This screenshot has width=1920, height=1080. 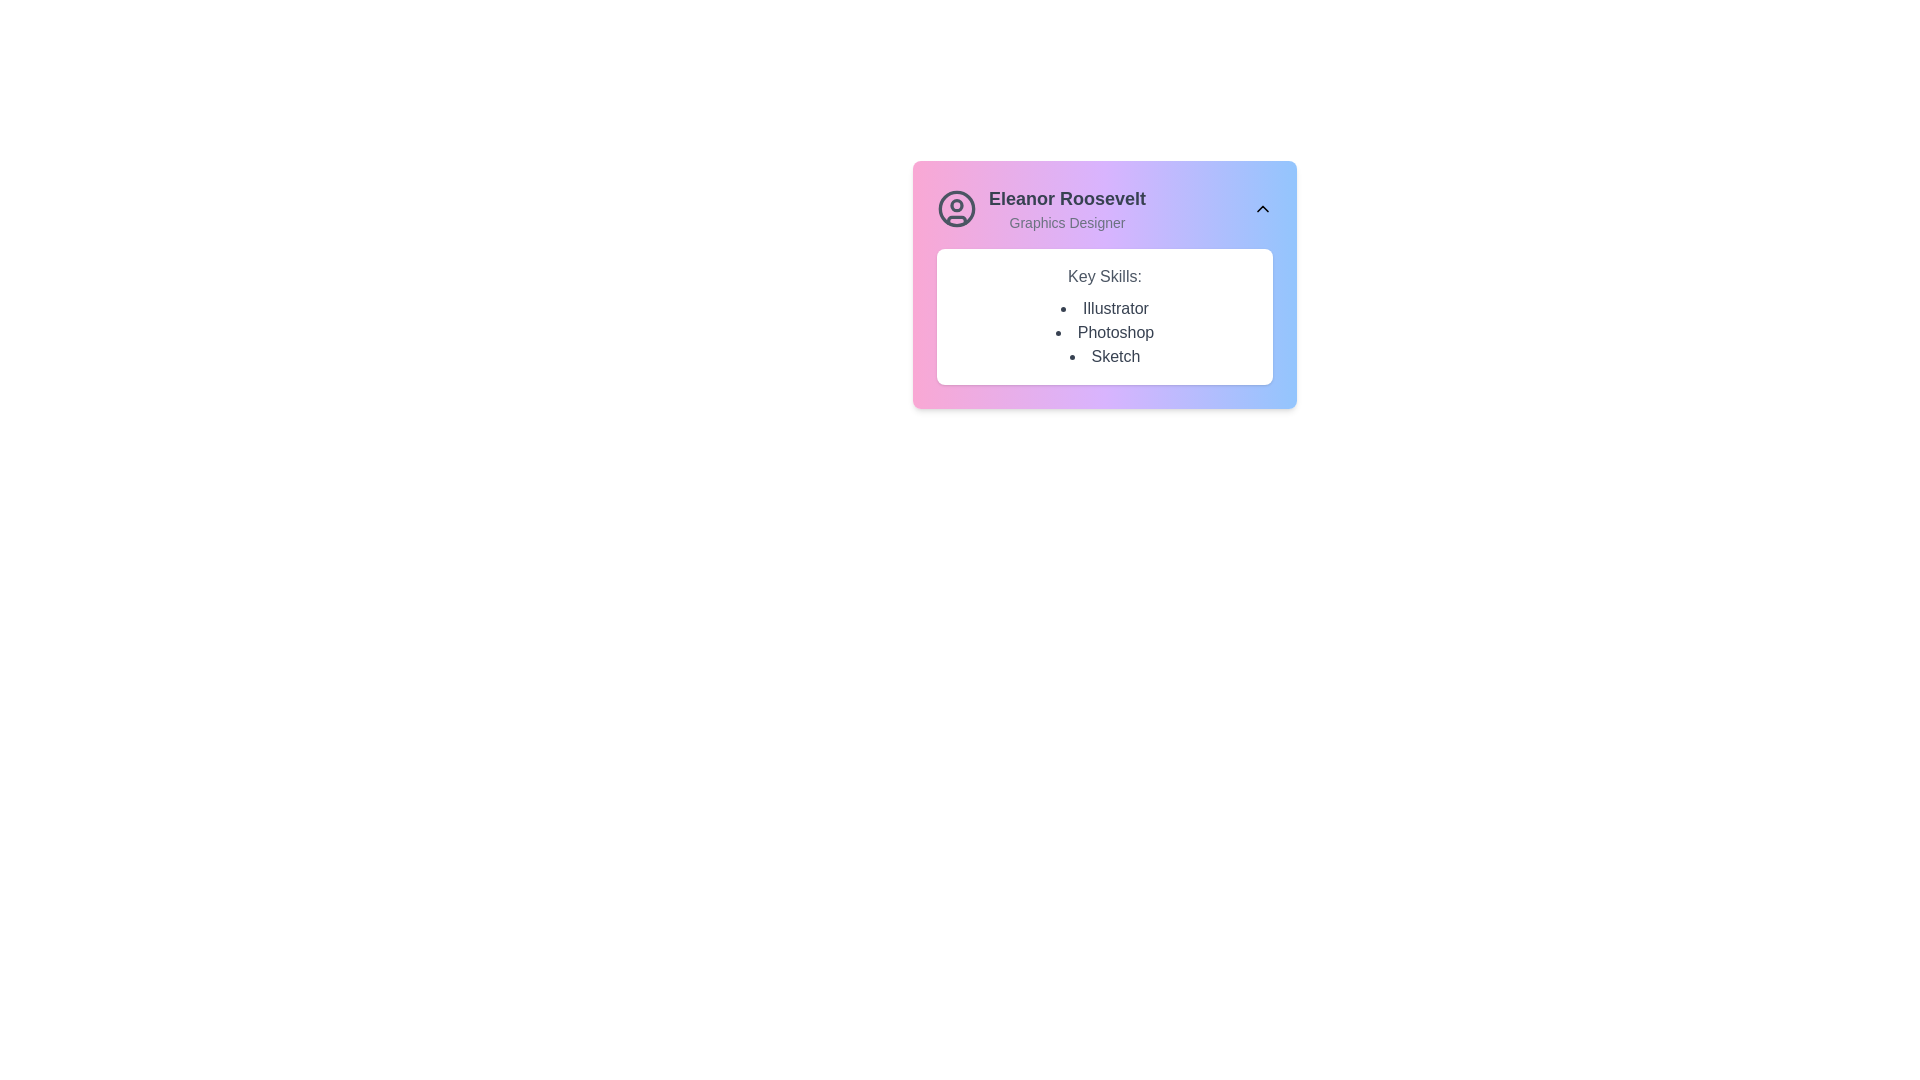 What do you see at coordinates (1103, 331) in the screenshot?
I see `the 'Photoshop' skill name text label, which is the second item in the 'Key Skills' section of the UI, centrally placed within a drop-shadowed white panel` at bounding box center [1103, 331].